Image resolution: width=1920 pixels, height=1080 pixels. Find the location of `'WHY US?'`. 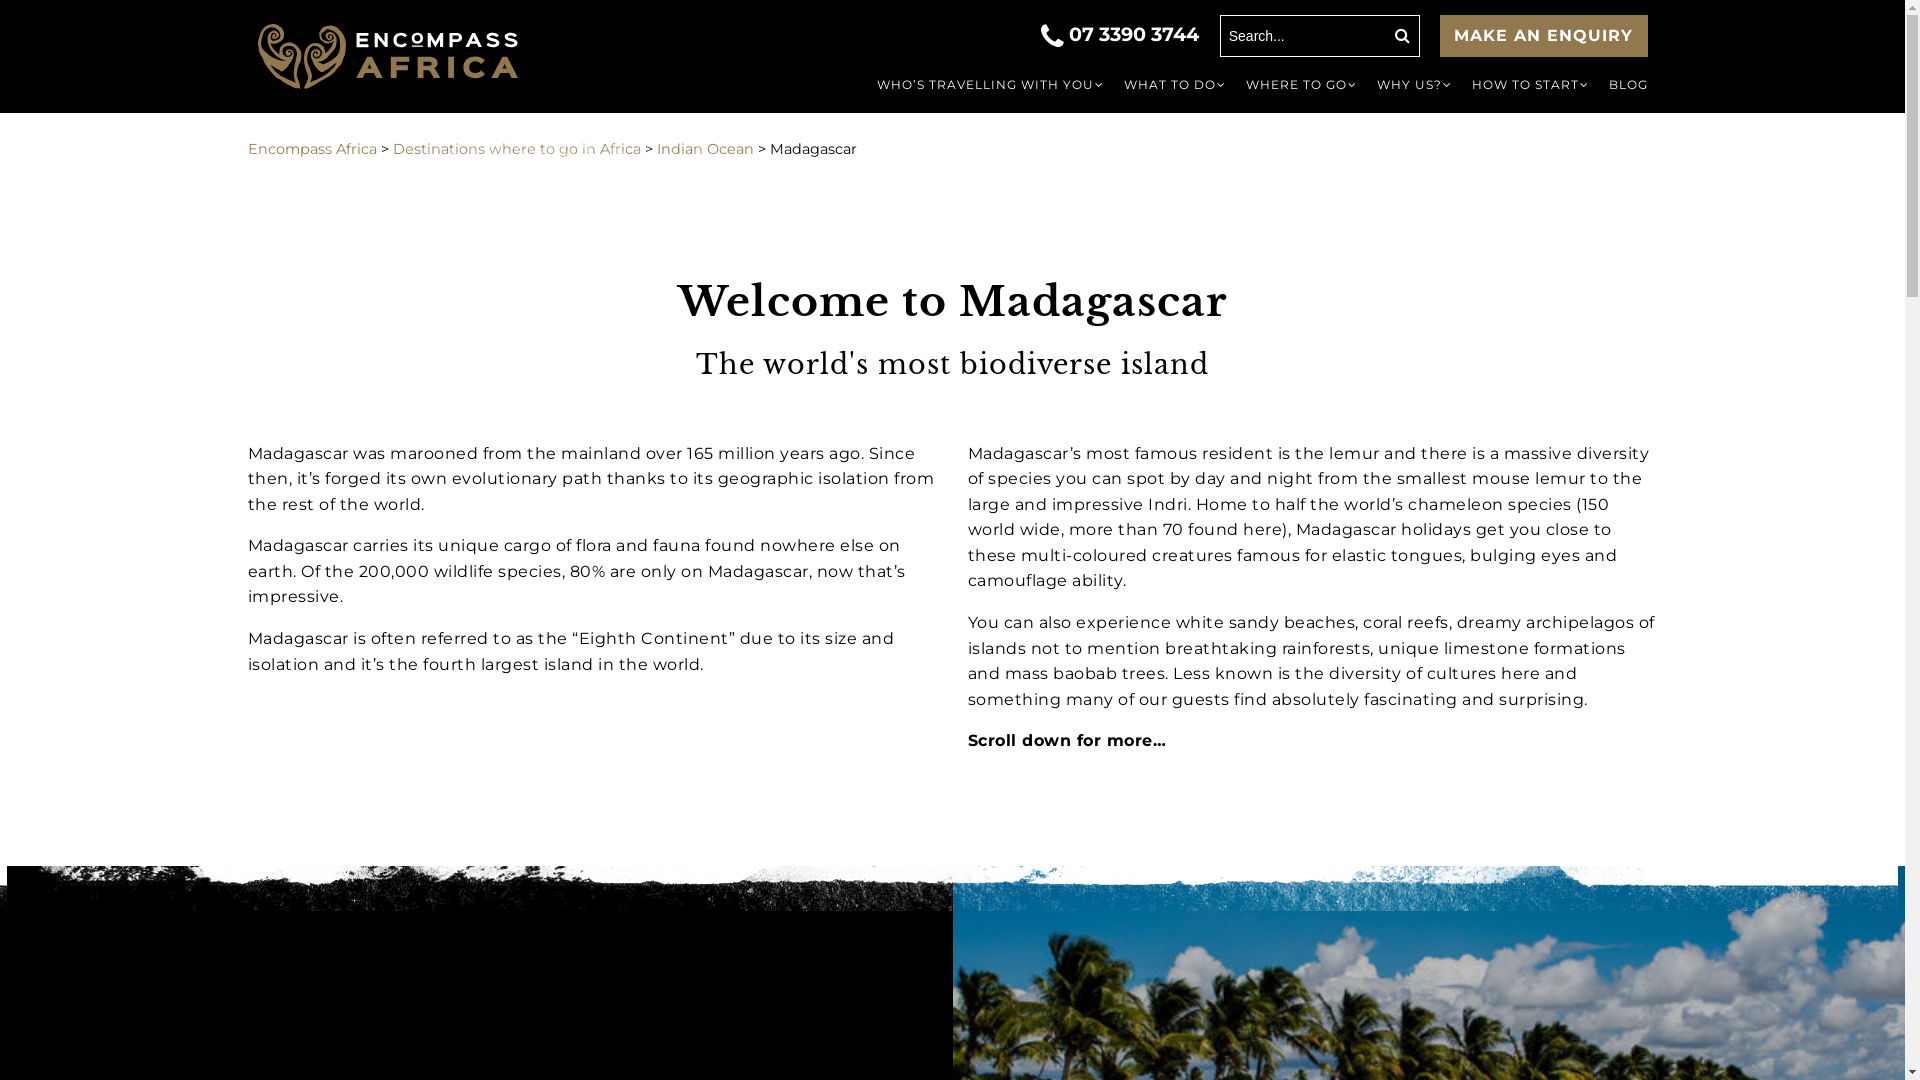

'WHY US?' is located at coordinates (1412, 83).